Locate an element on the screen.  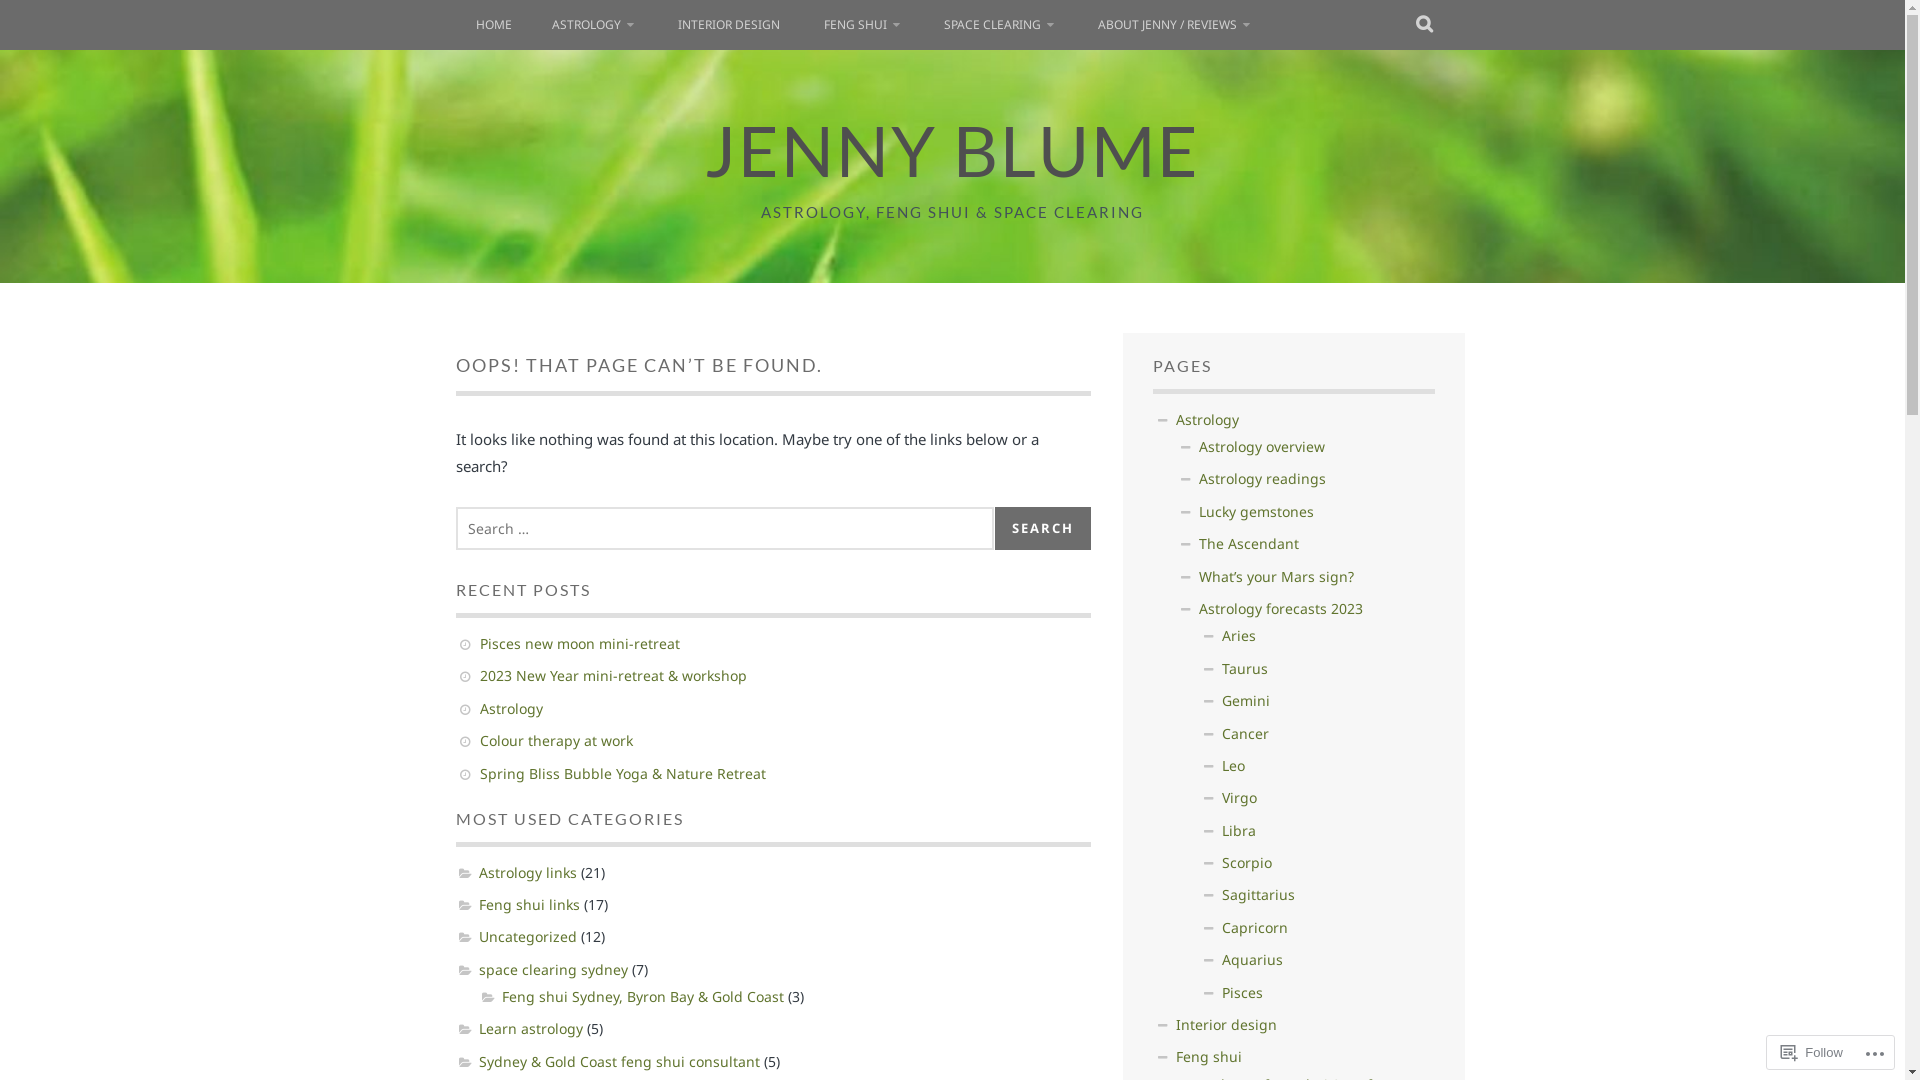
'INTERIOR DESIGN' is located at coordinates (728, 24).